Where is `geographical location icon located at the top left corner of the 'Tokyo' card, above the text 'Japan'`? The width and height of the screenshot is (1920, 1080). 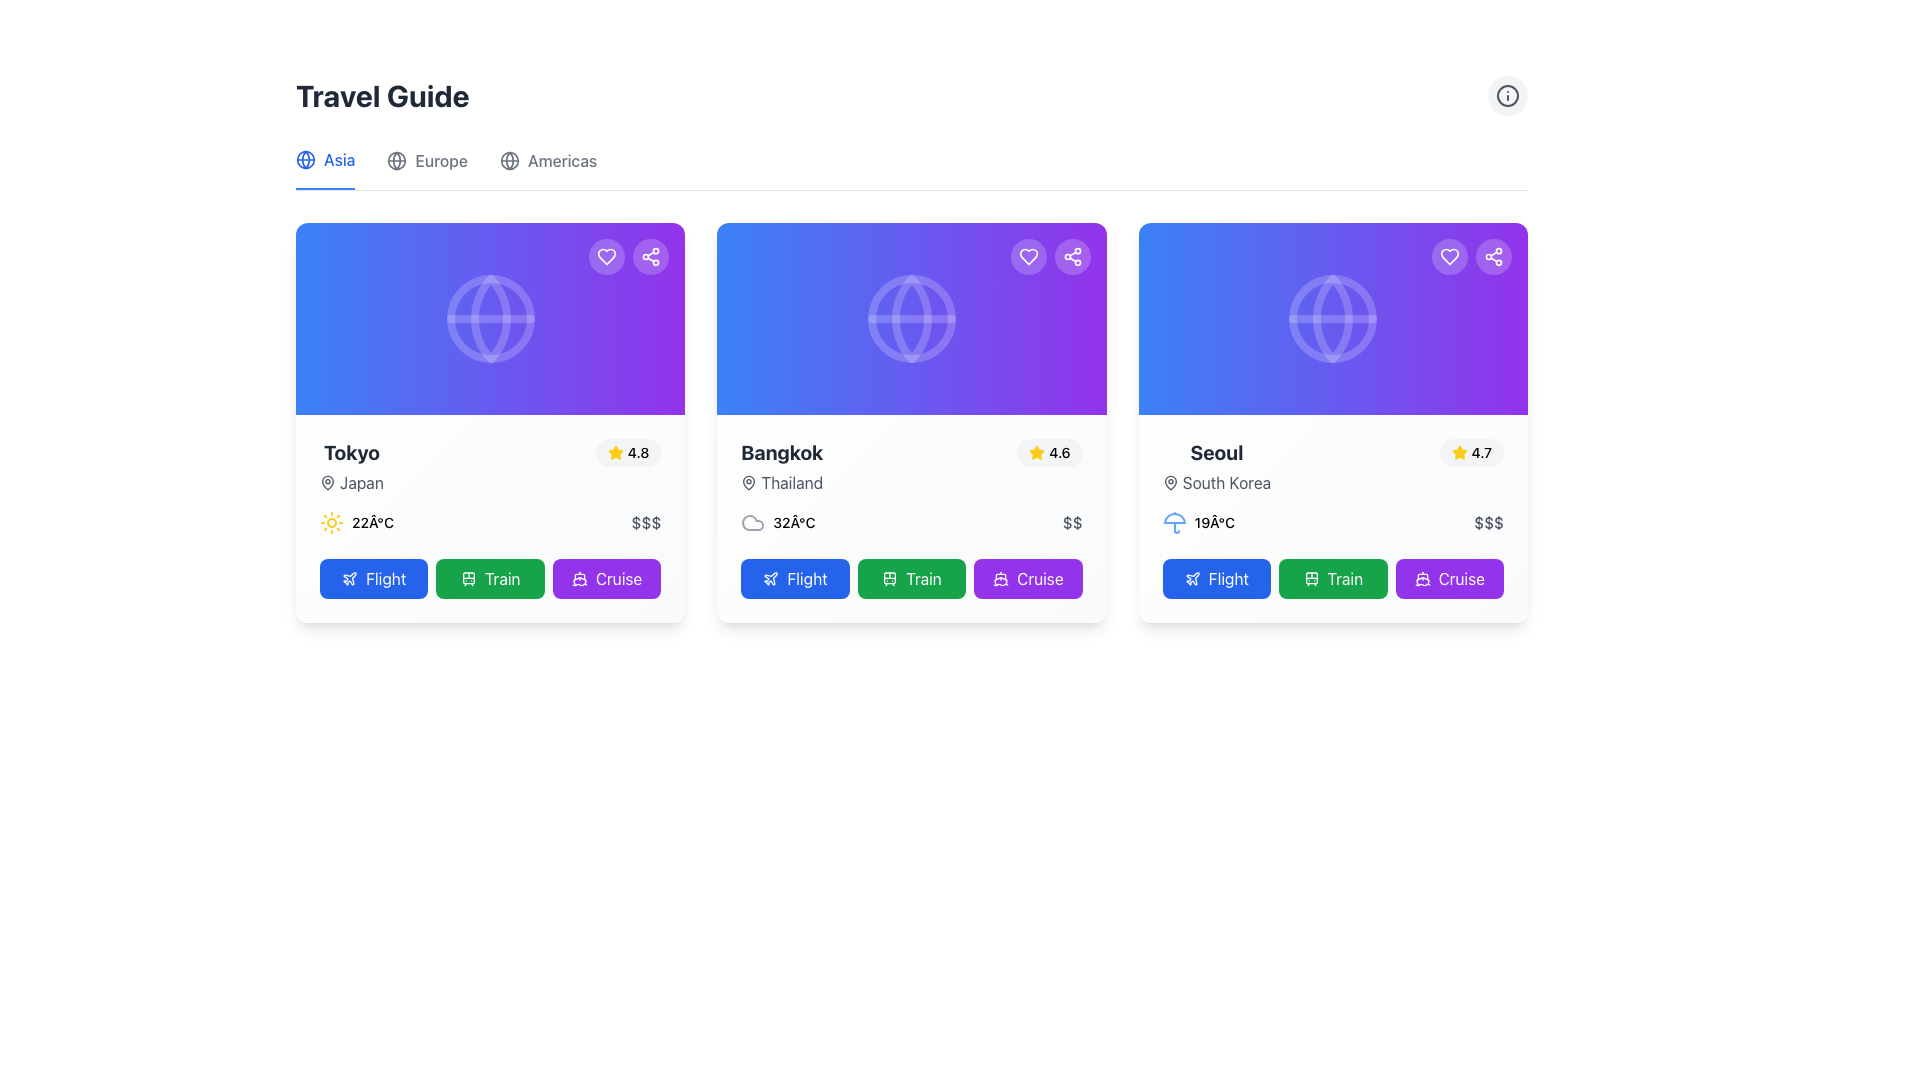
geographical location icon located at the top left corner of the 'Tokyo' card, above the text 'Japan' is located at coordinates (327, 482).